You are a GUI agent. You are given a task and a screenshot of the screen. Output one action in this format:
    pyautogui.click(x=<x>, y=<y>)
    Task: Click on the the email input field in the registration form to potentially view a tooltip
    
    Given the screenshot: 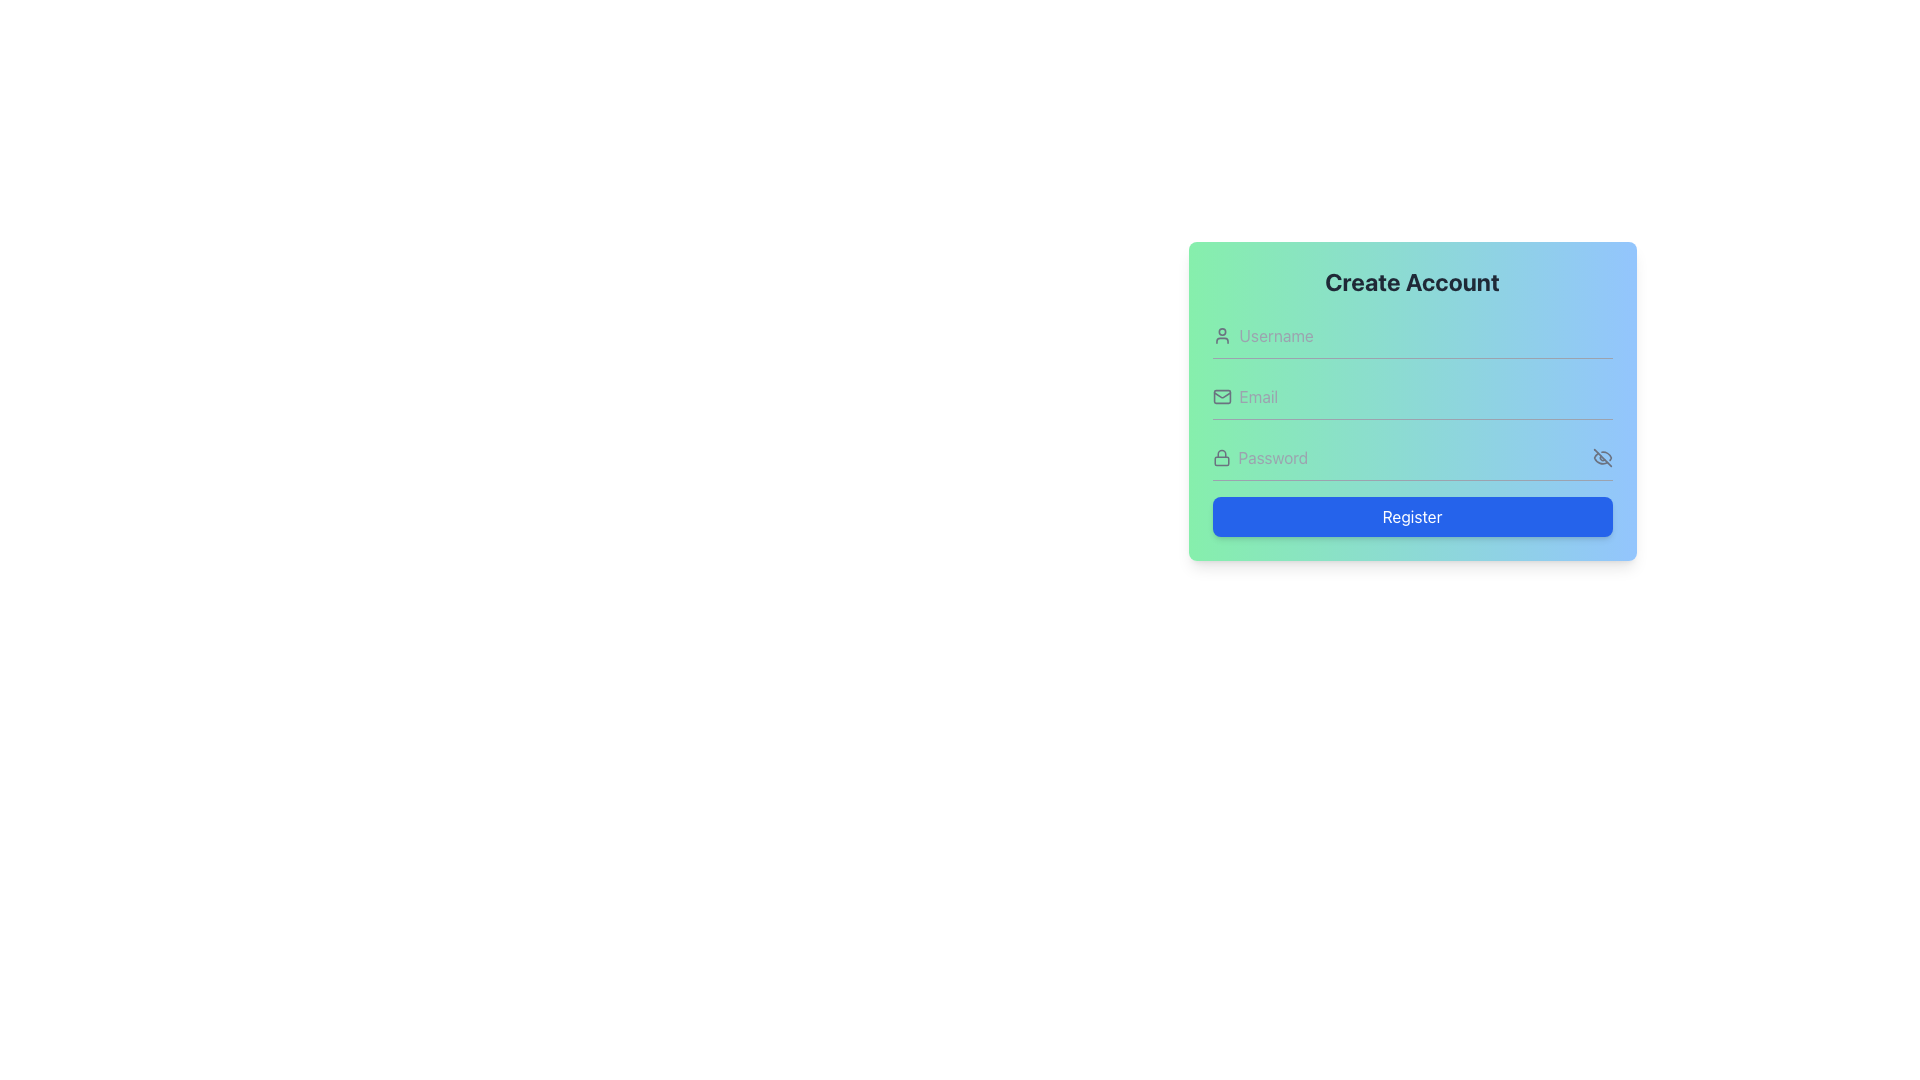 What is the action you would take?
    pyautogui.click(x=1420, y=397)
    